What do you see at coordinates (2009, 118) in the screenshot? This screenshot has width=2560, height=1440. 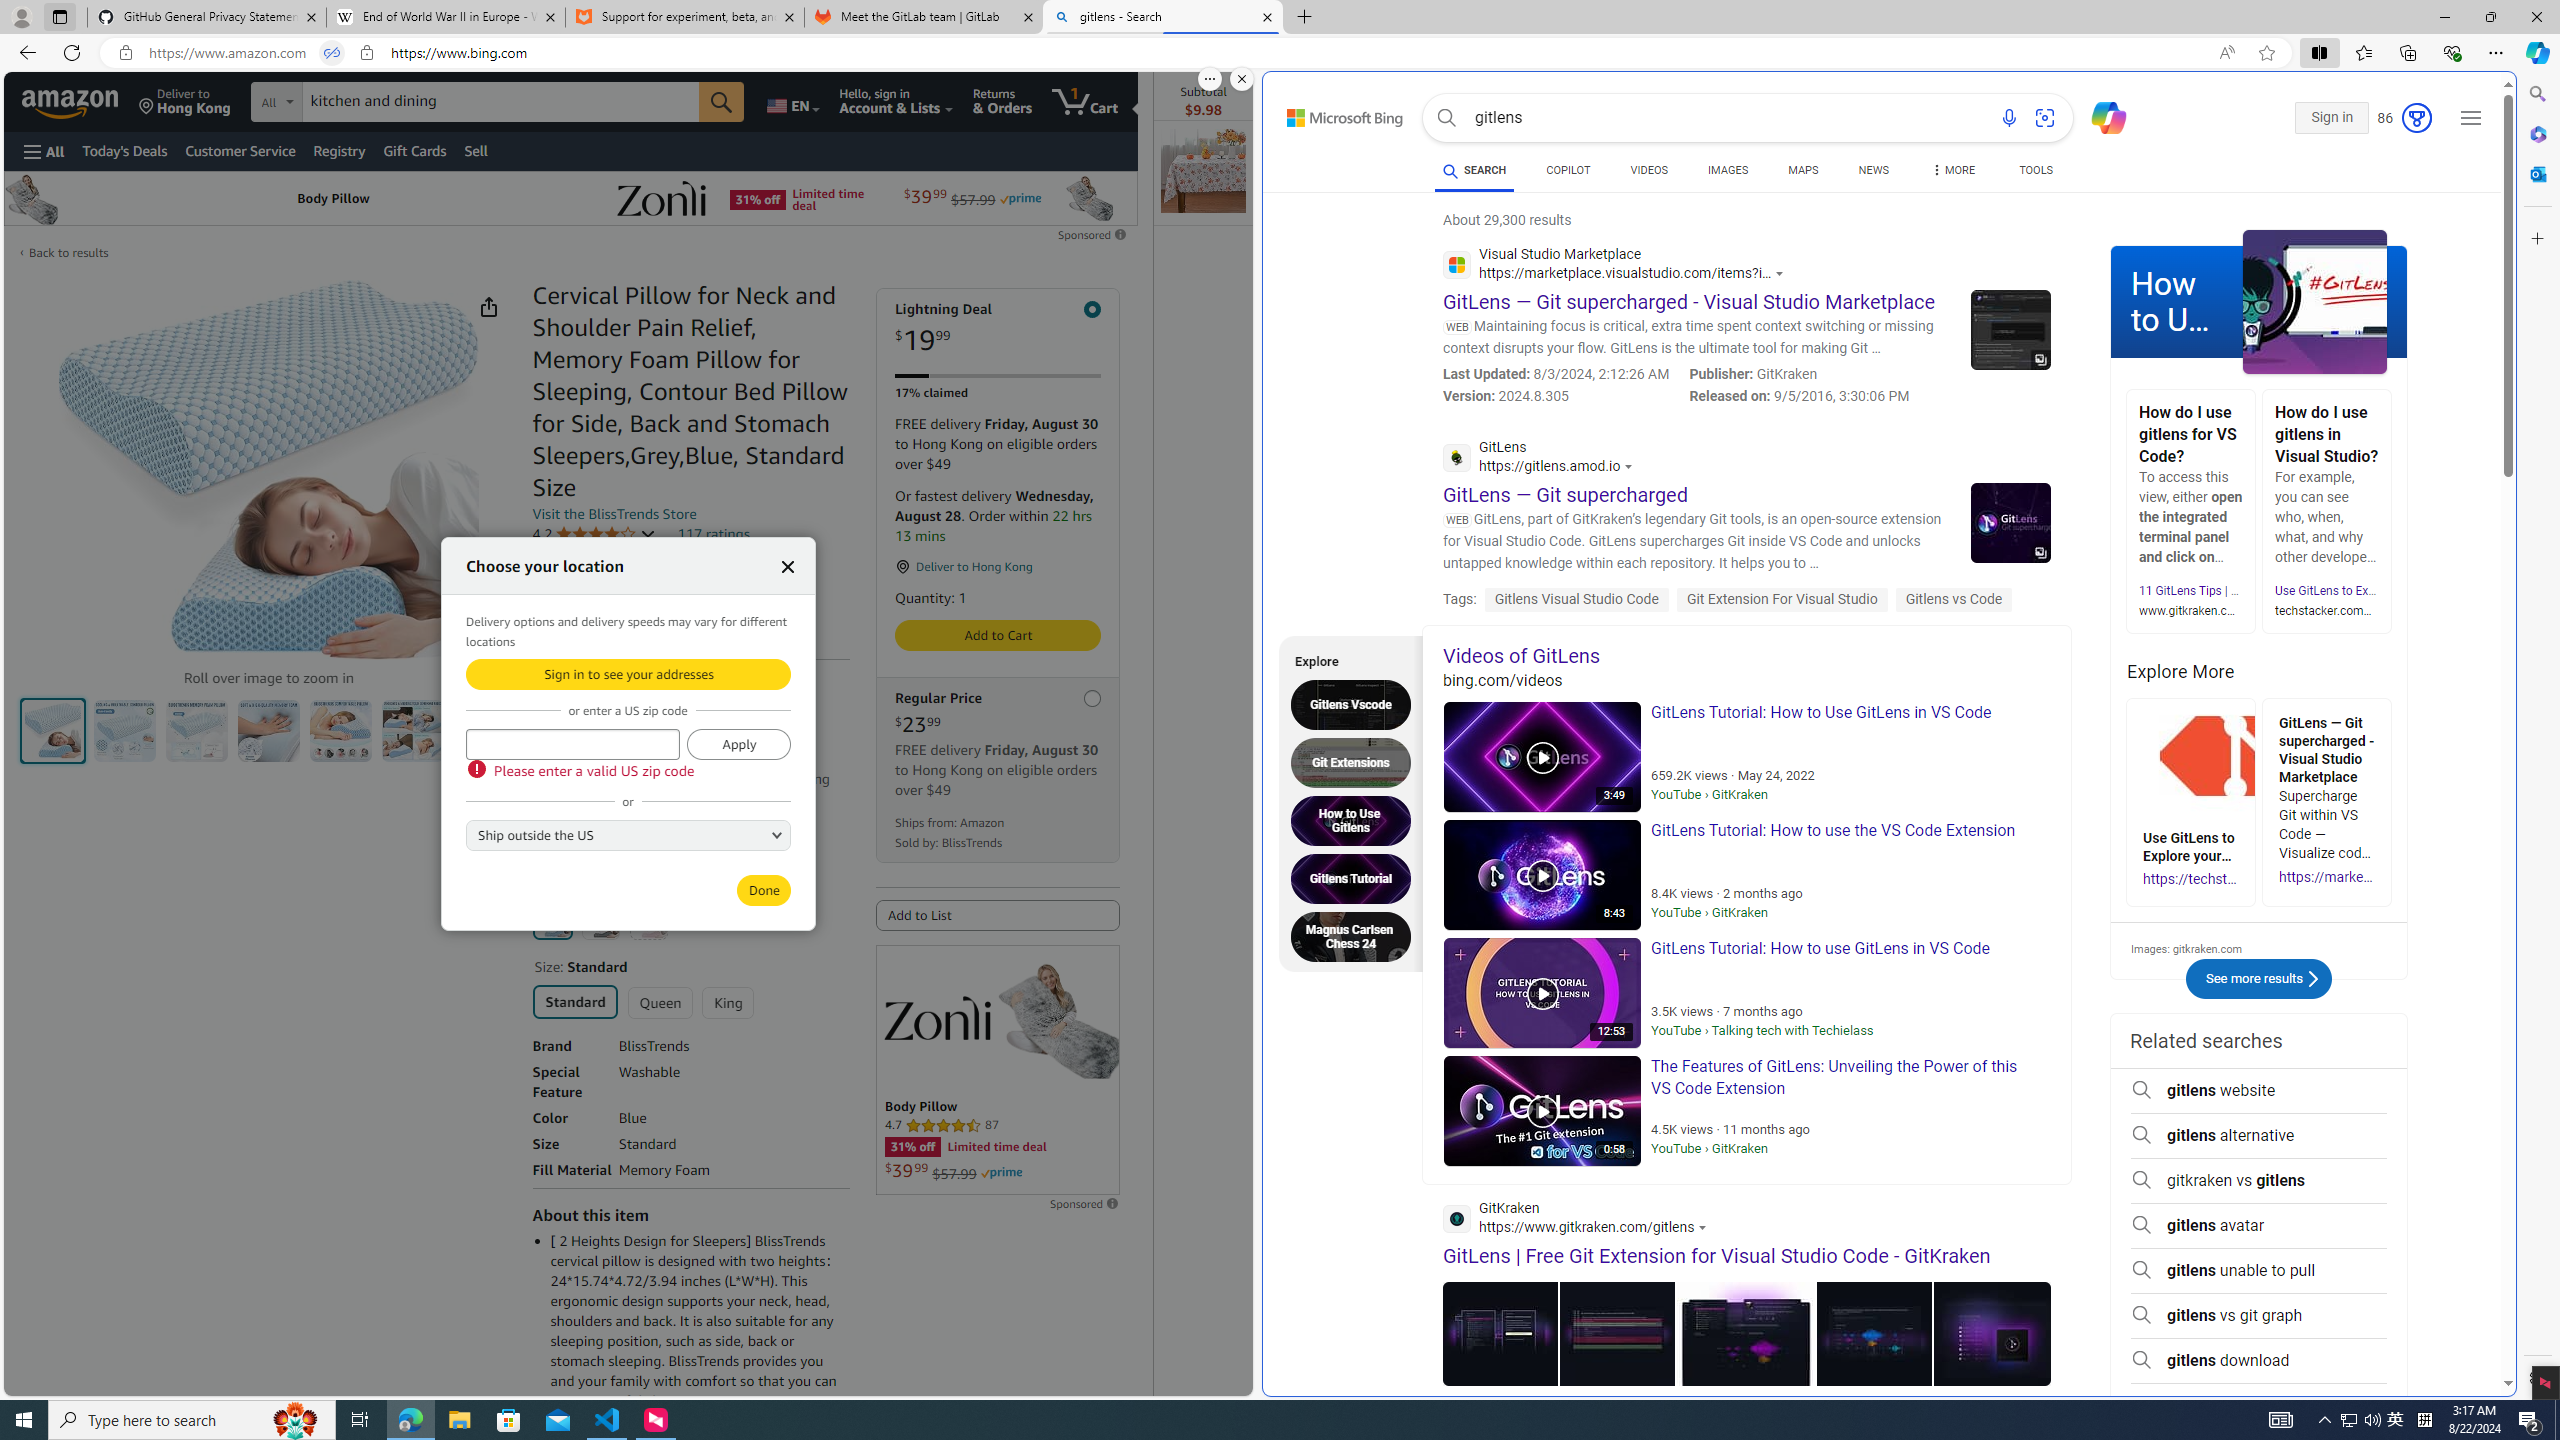 I see `'Search using voice'` at bounding box center [2009, 118].